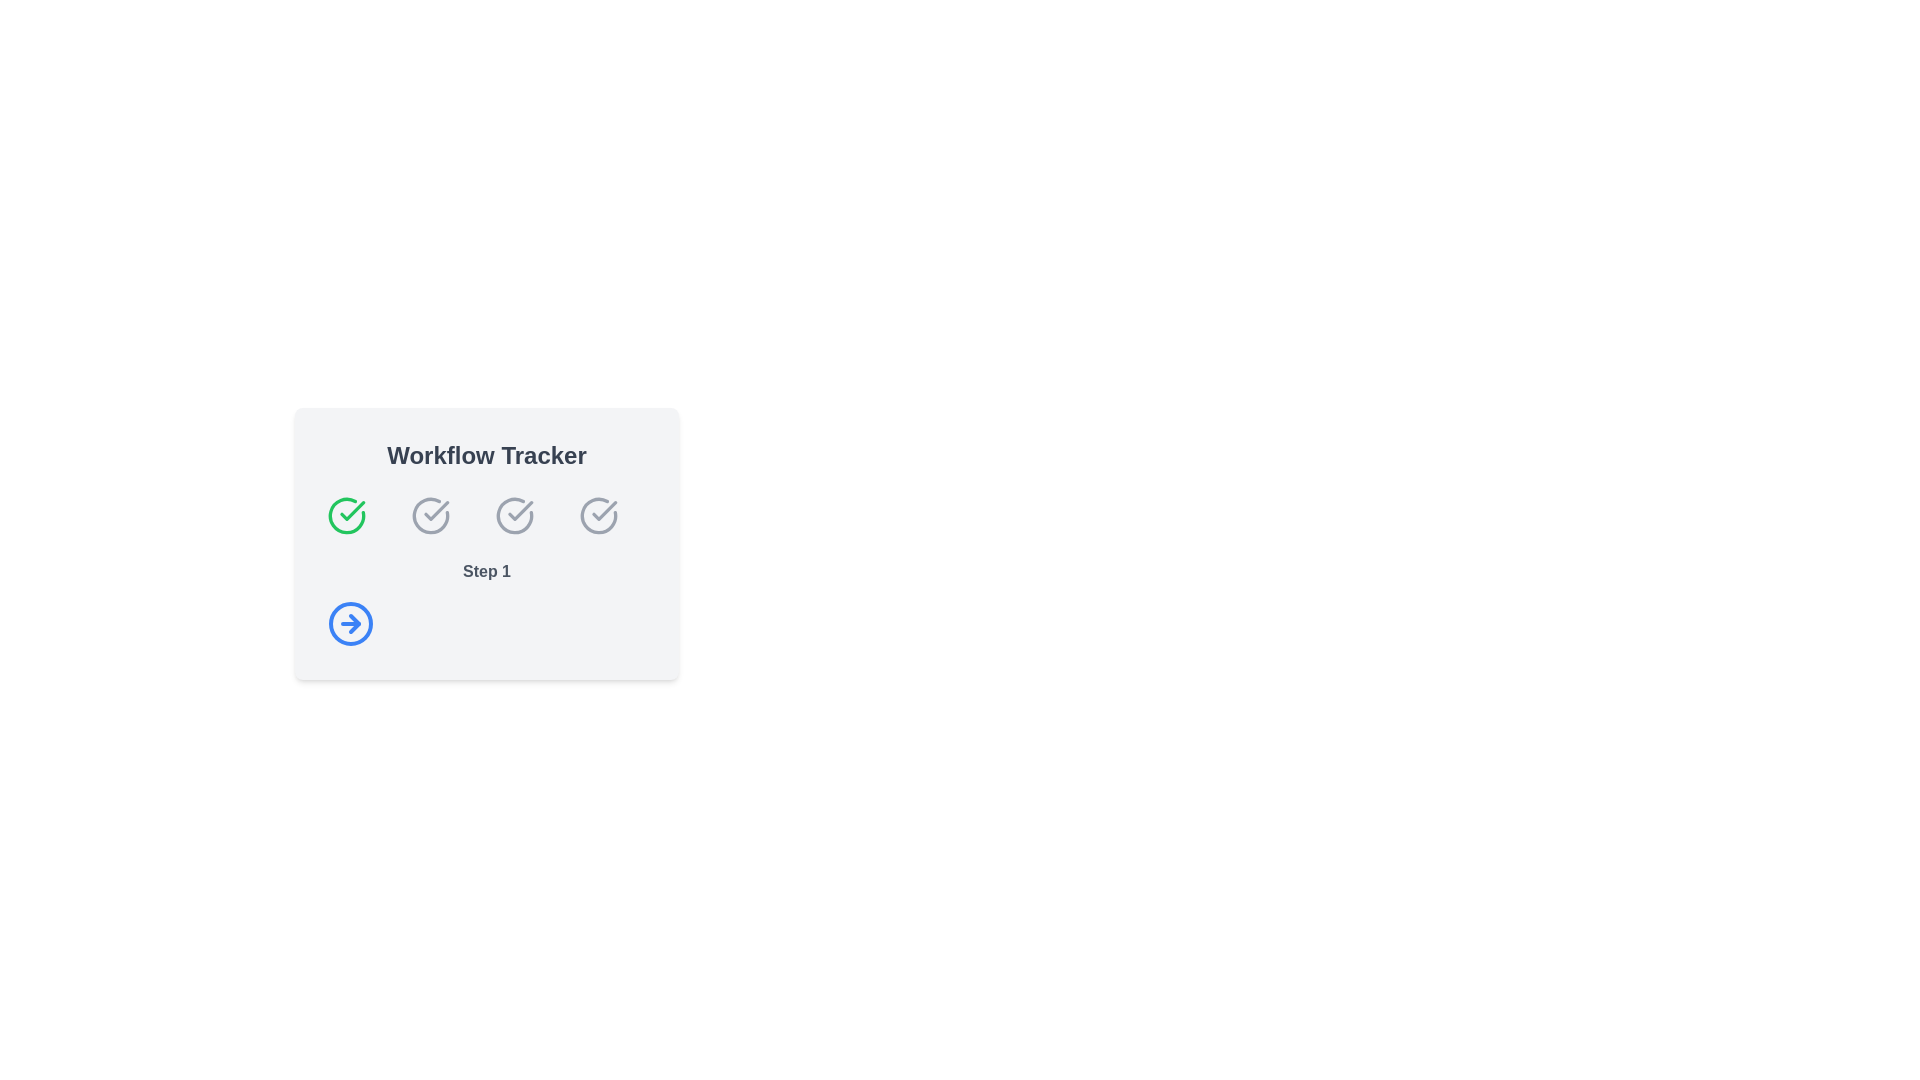 The height and width of the screenshot is (1080, 1920). What do you see at coordinates (603, 509) in the screenshot?
I see `the checkmark element within the circle of the SVG icon located beneath the 'Workflow Tracker' text, which is the first icon from the left` at bounding box center [603, 509].